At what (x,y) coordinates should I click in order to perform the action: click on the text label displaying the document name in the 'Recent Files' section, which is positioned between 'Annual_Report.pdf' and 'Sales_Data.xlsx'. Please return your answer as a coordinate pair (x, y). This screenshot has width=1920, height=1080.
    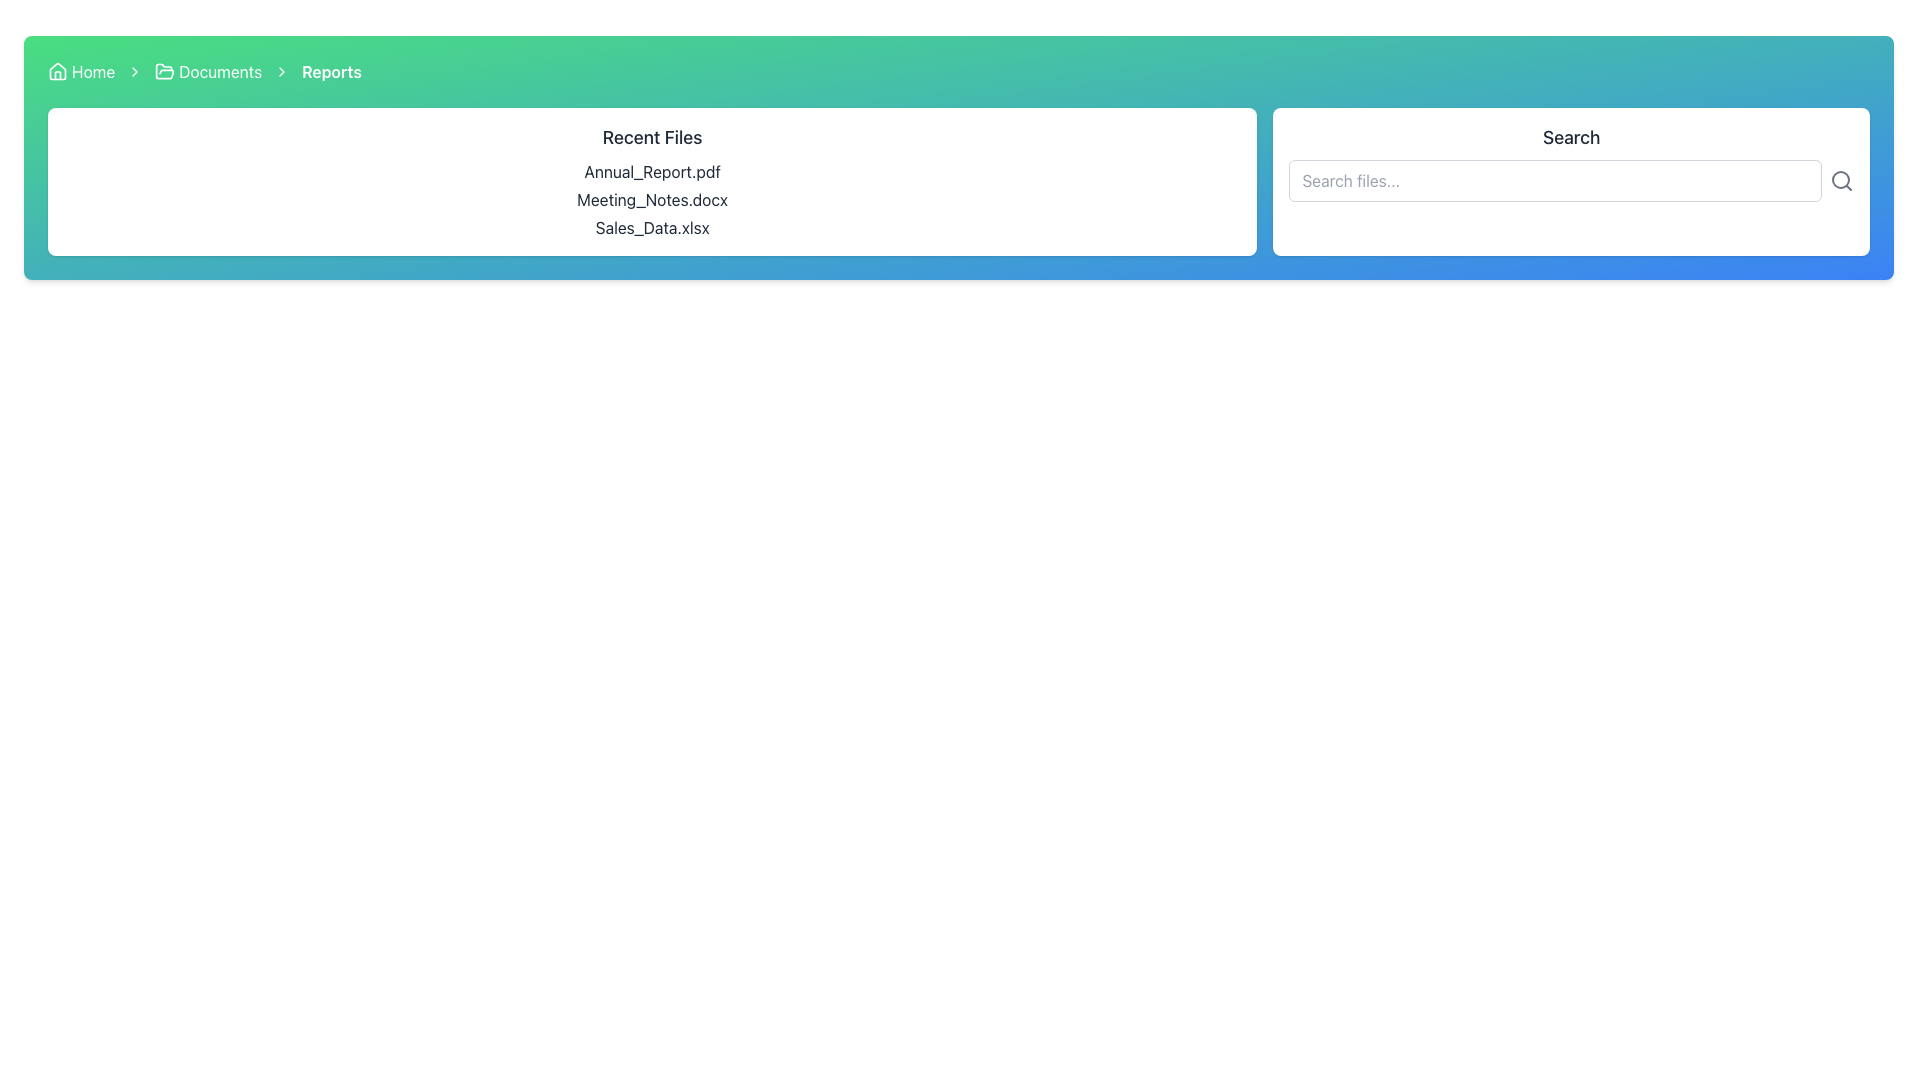
    Looking at the image, I should click on (652, 200).